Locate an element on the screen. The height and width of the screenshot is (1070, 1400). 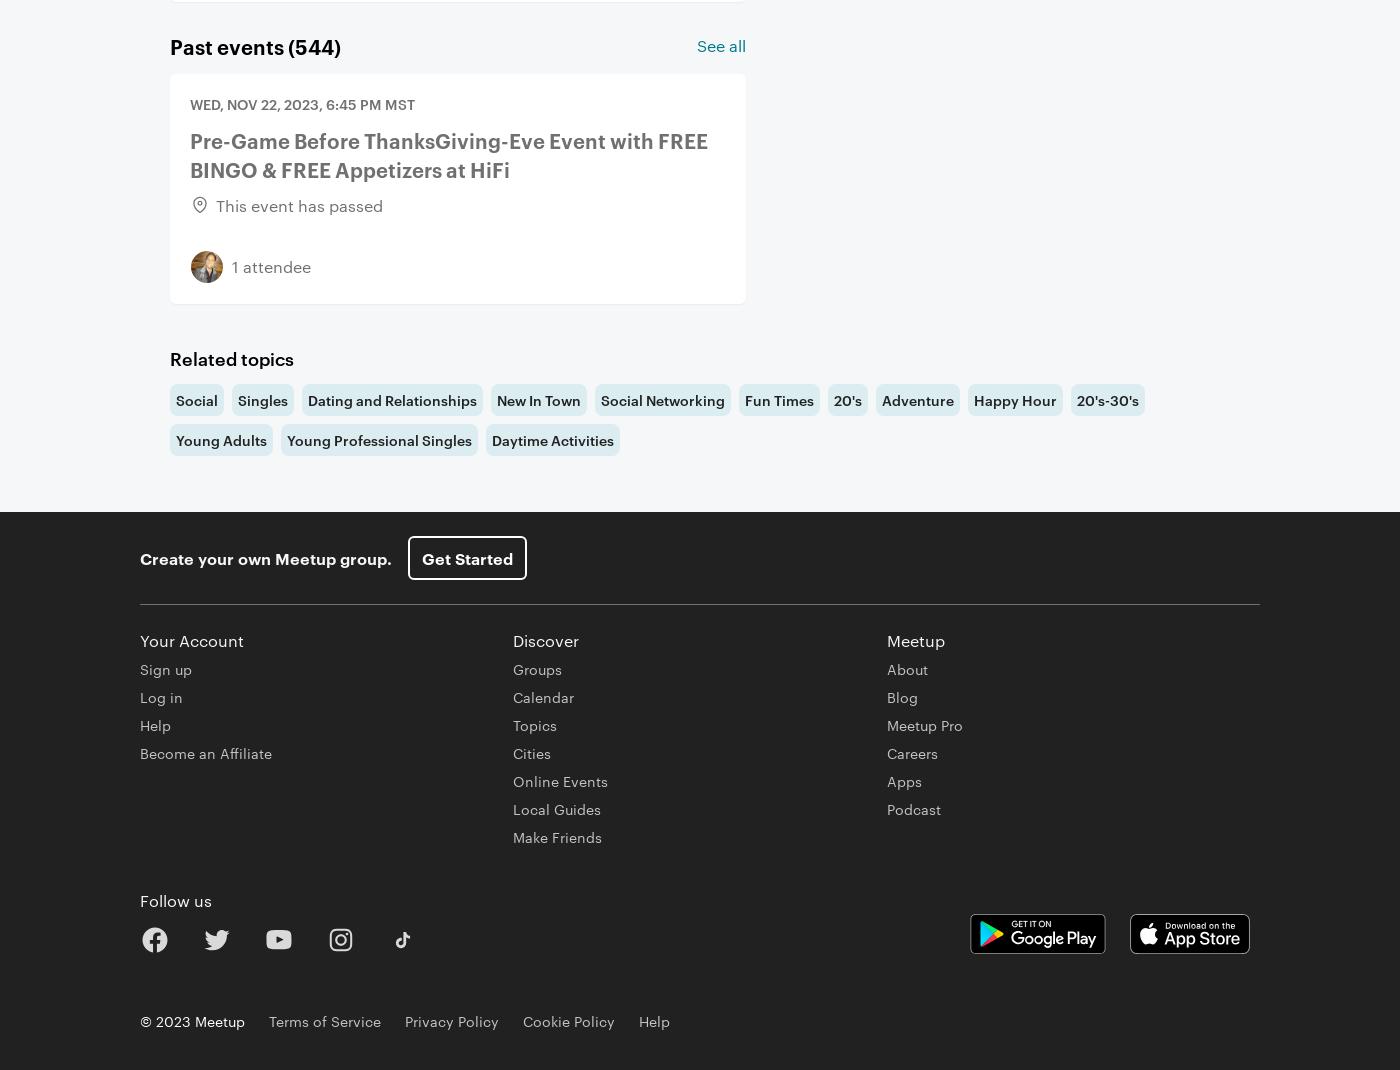
'Pre-Game Before ThanksGiving-Eve Event with FREE BINGO & FREE Appetizers at HiFi' is located at coordinates (448, 154).